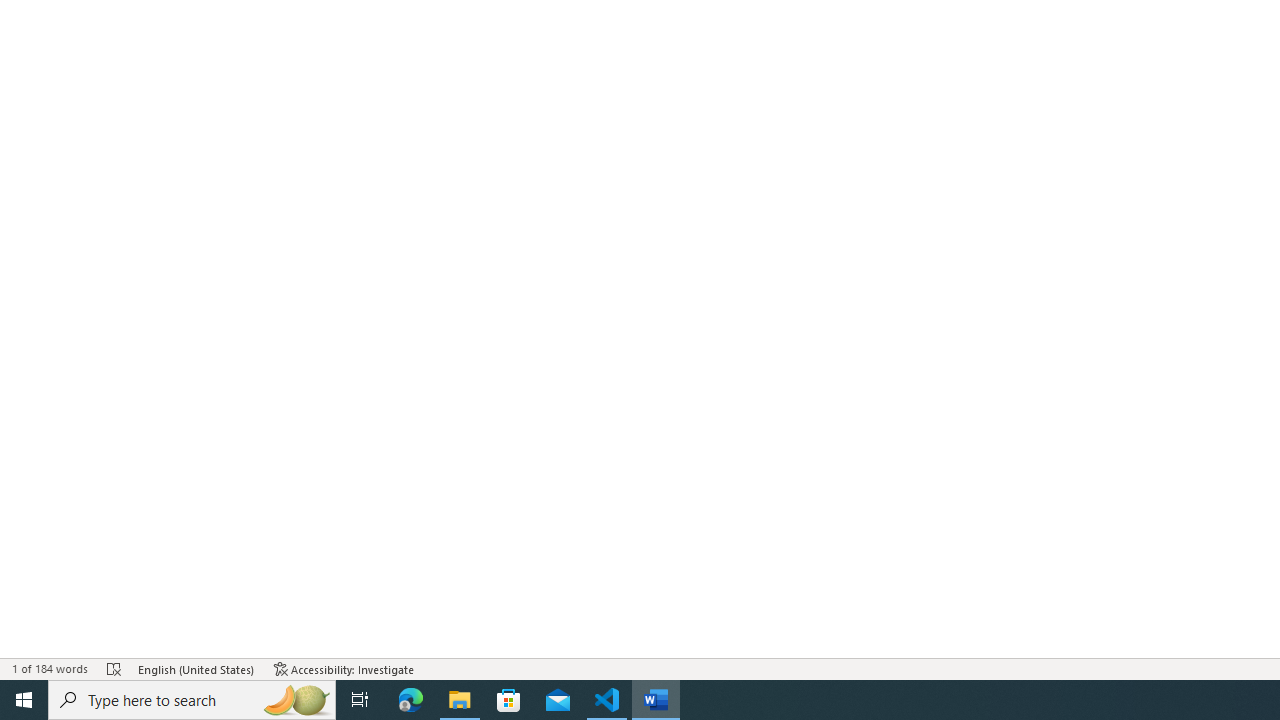 The height and width of the screenshot is (720, 1280). I want to click on 'Spelling and Grammar Check Errors', so click(113, 669).